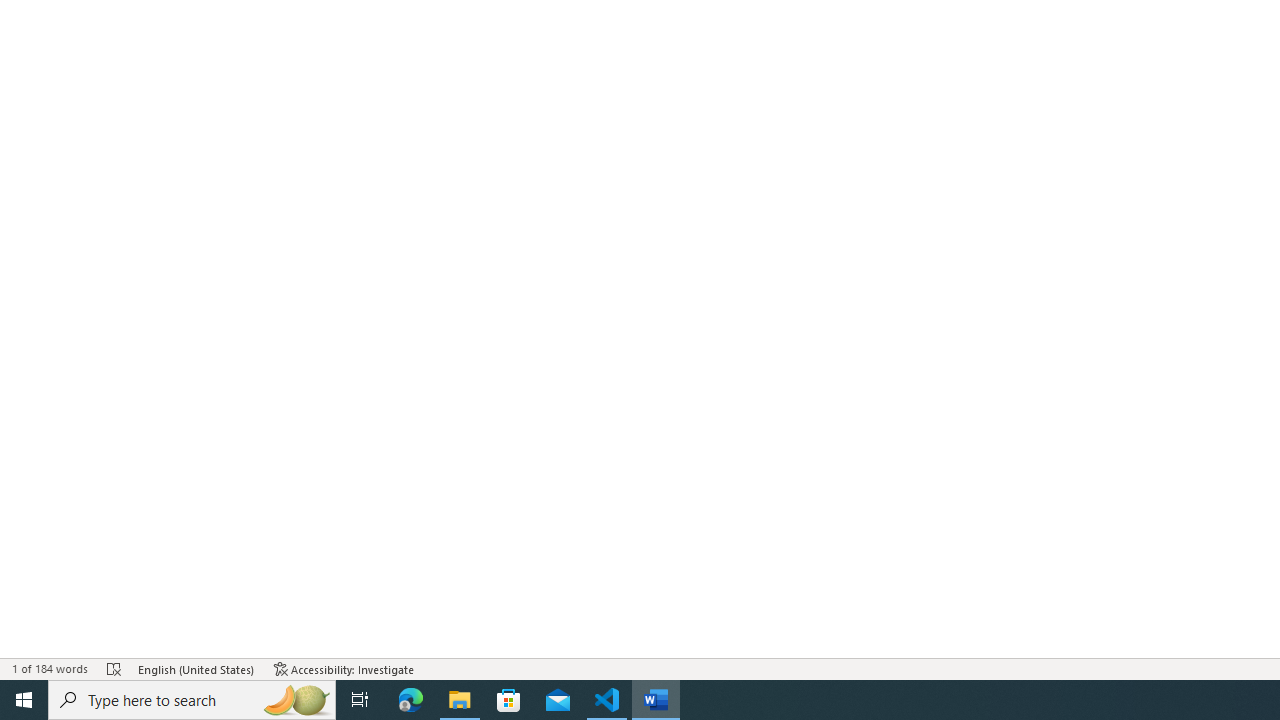 The height and width of the screenshot is (720, 1280). I want to click on 'Spelling and Grammar Check Errors', so click(113, 669).